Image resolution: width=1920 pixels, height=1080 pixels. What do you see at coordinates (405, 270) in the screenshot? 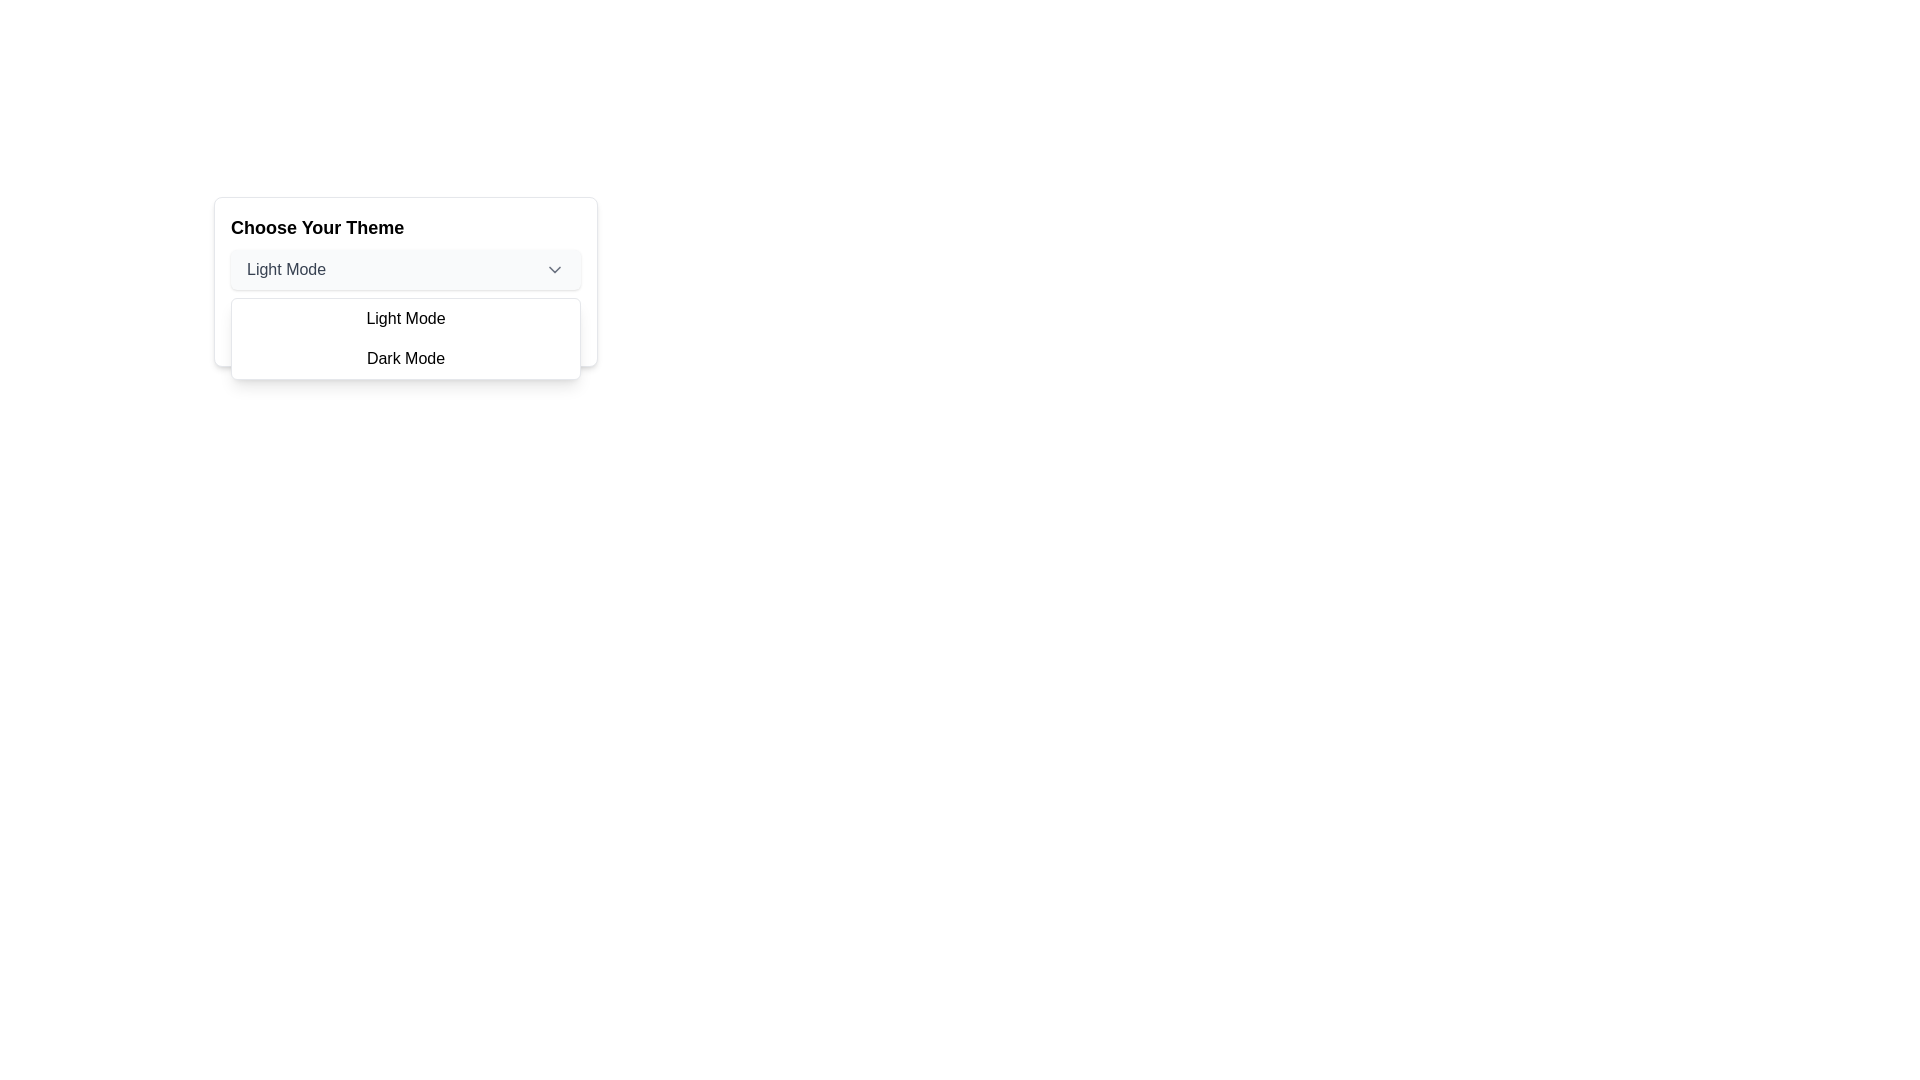
I see `the dropdown menu for selecting the theme in the 'Choose Your Theme' card component using keyboard input` at bounding box center [405, 270].